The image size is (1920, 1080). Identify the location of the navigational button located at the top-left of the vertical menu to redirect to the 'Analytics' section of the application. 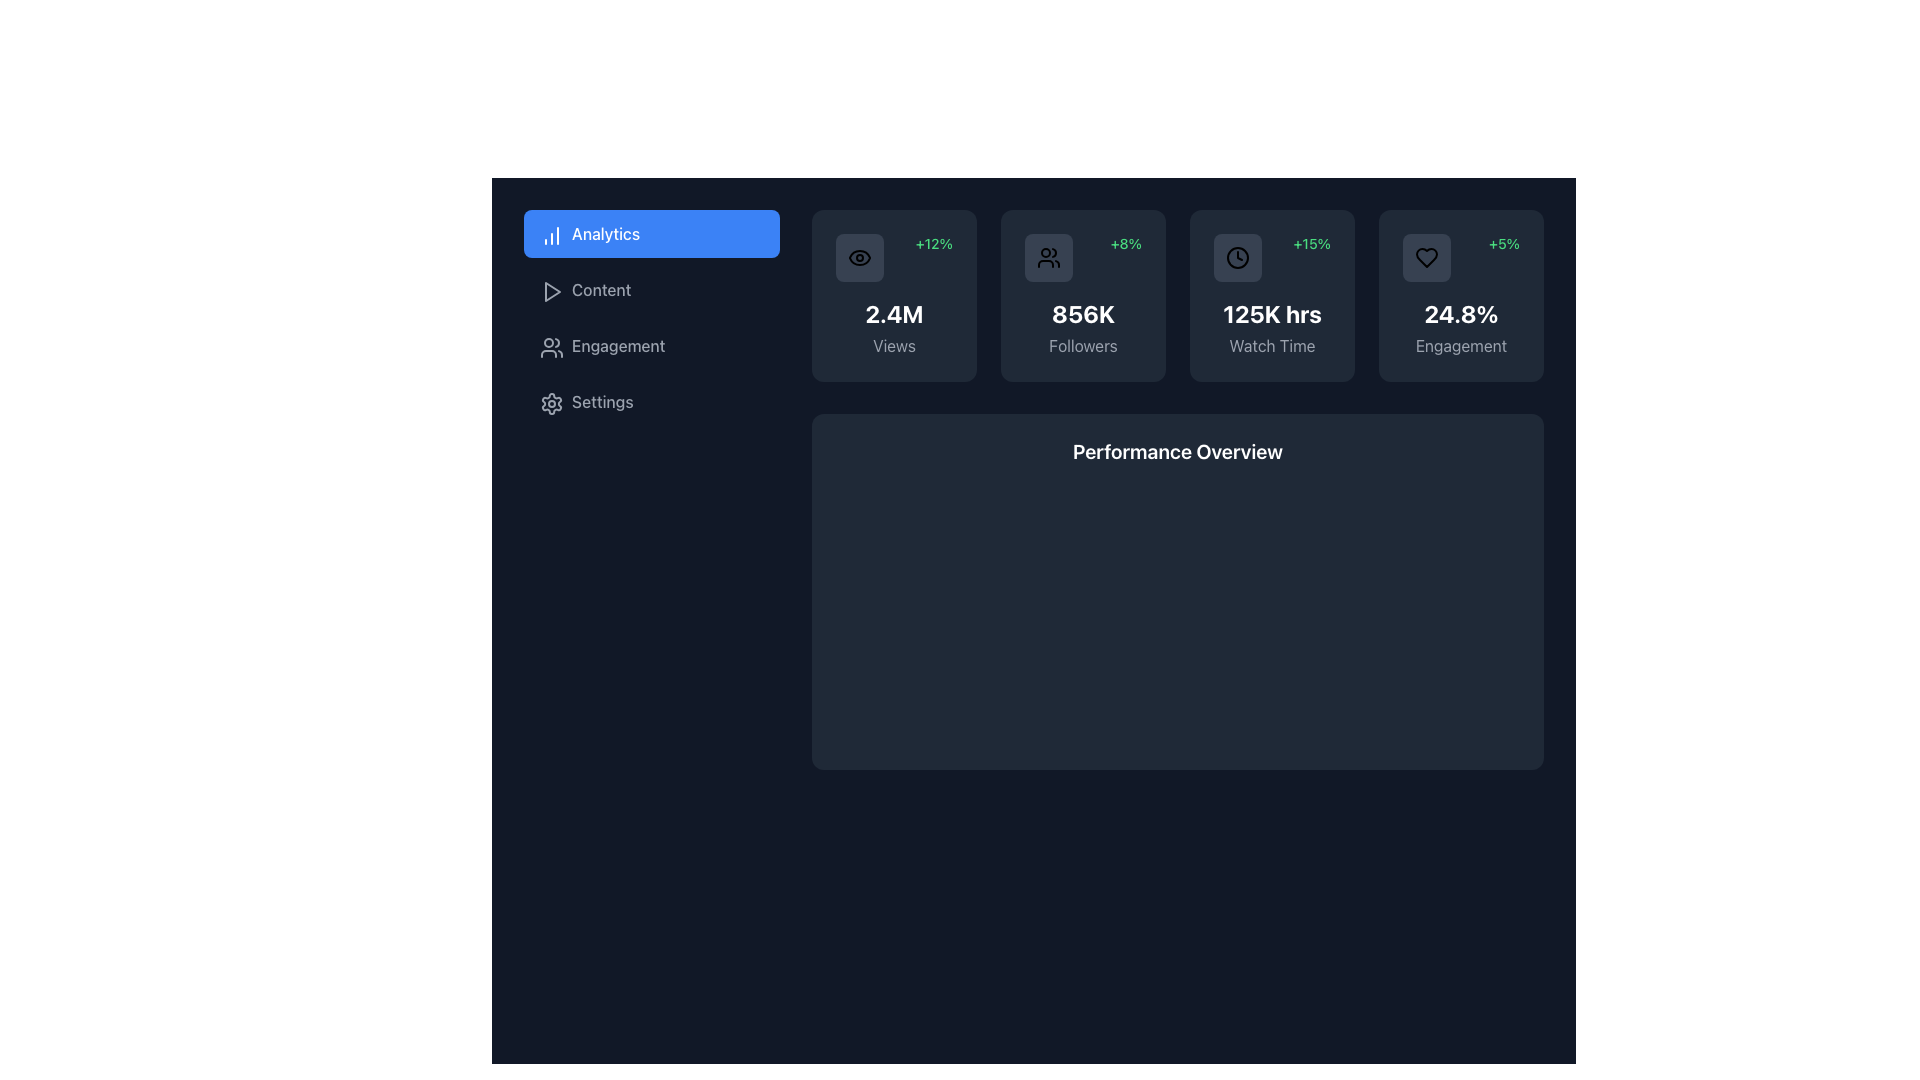
(652, 233).